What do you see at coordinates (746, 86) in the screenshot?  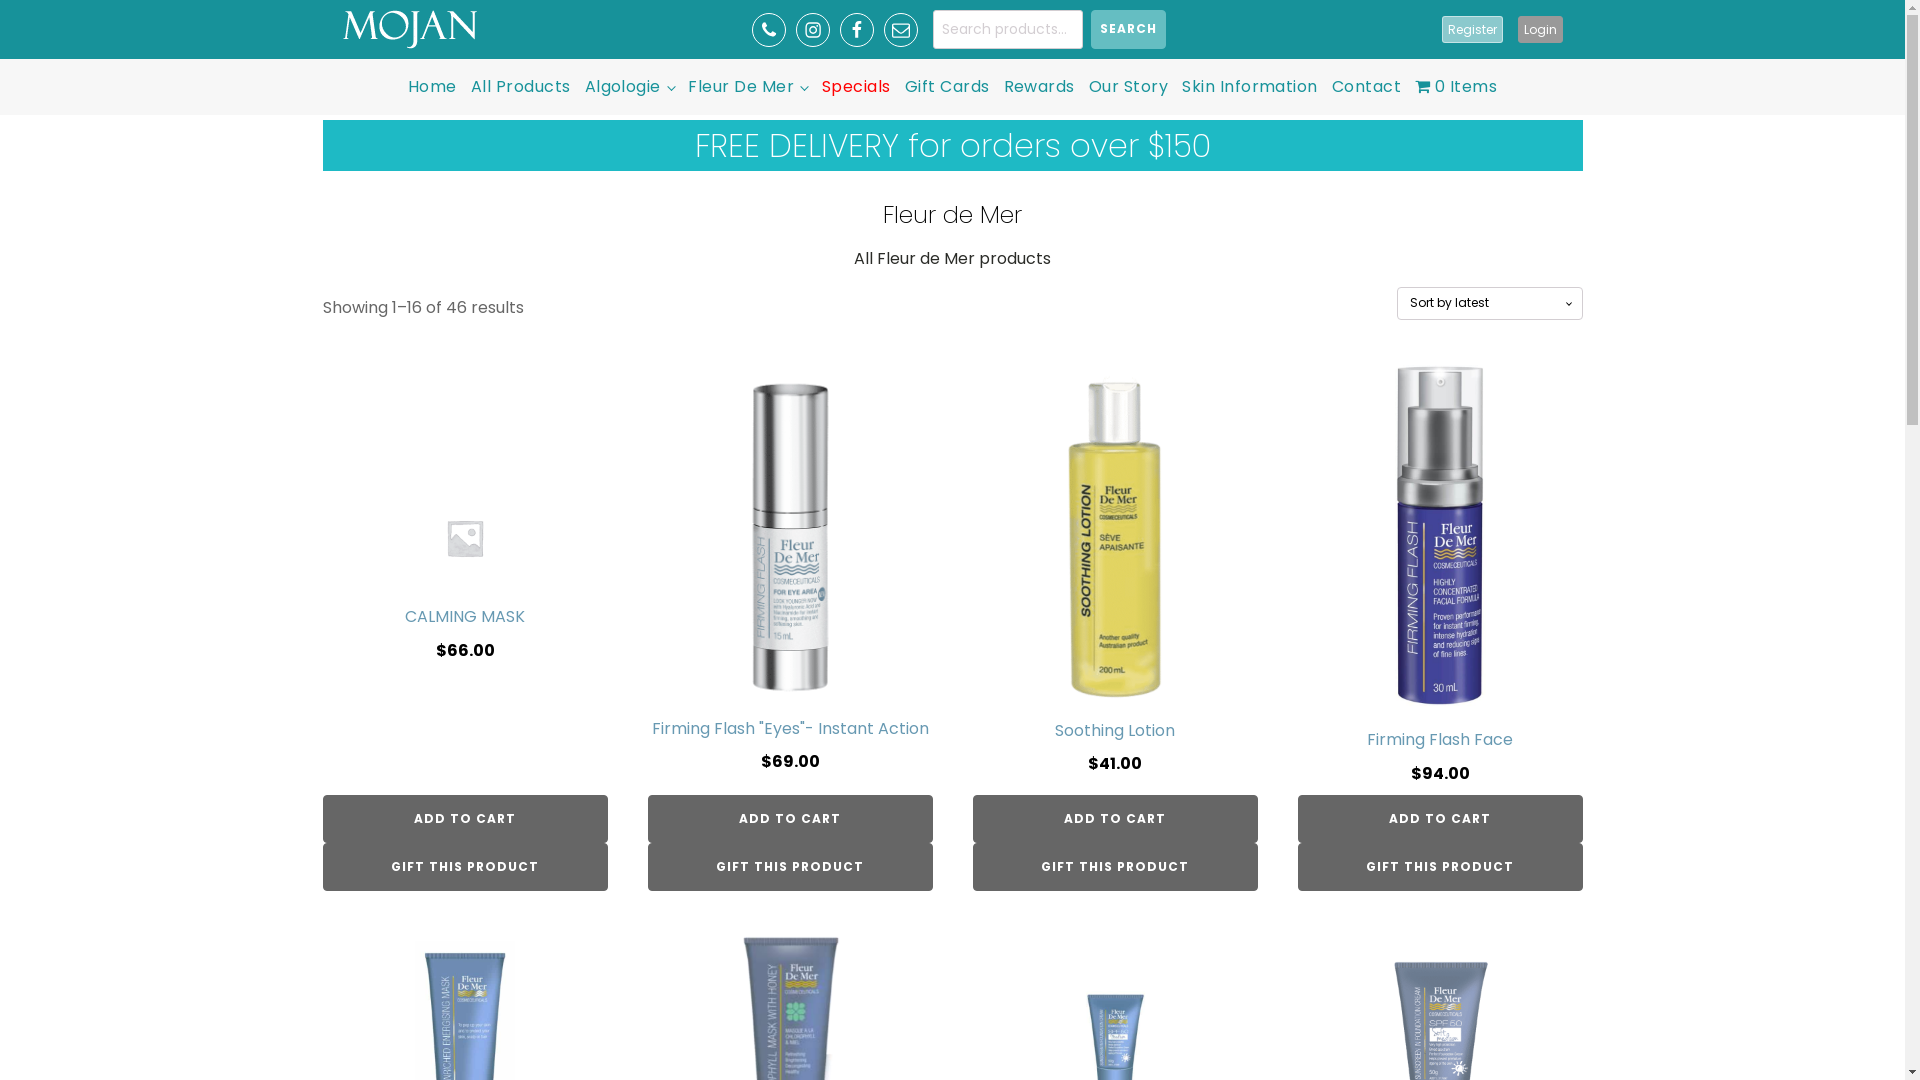 I see `'Fleur De Mer'` at bounding box center [746, 86].